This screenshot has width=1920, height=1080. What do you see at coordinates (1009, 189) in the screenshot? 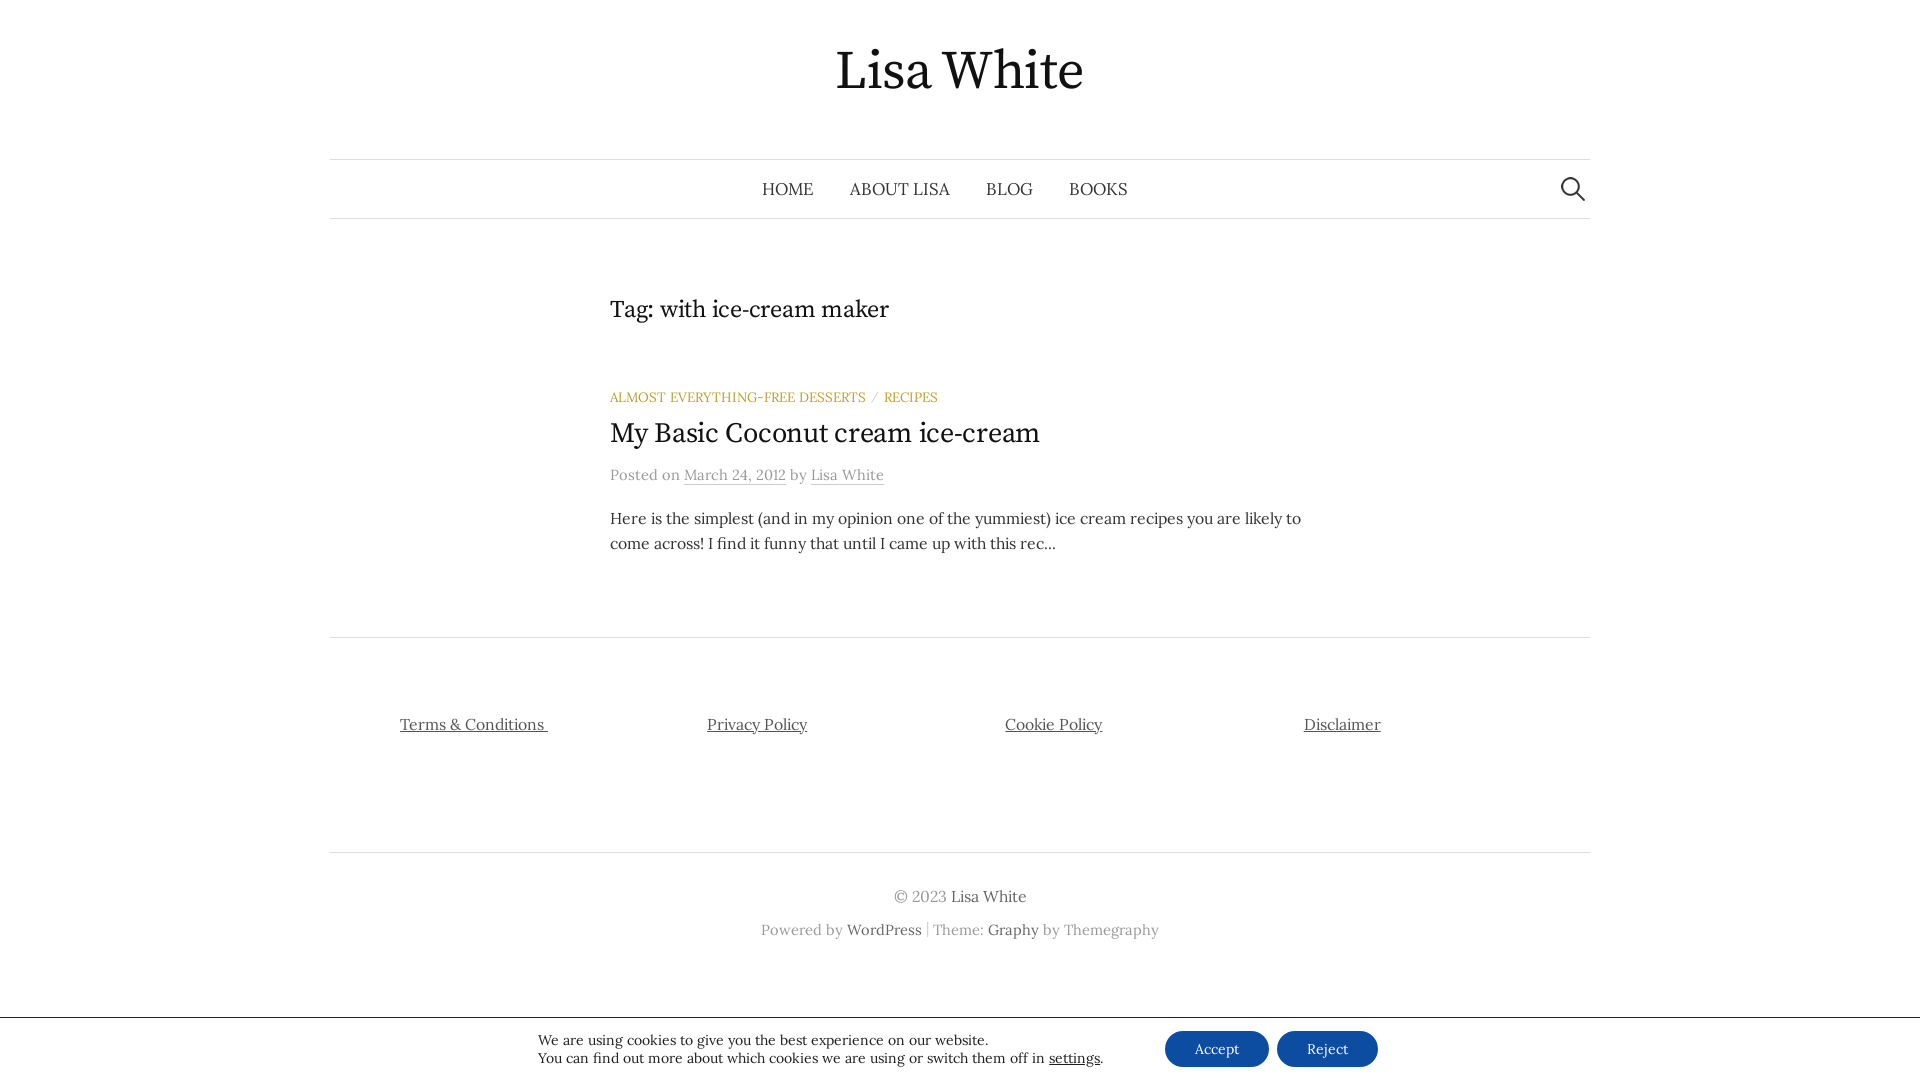
I see `'BLOG'` at bounding box center [1009, 189].